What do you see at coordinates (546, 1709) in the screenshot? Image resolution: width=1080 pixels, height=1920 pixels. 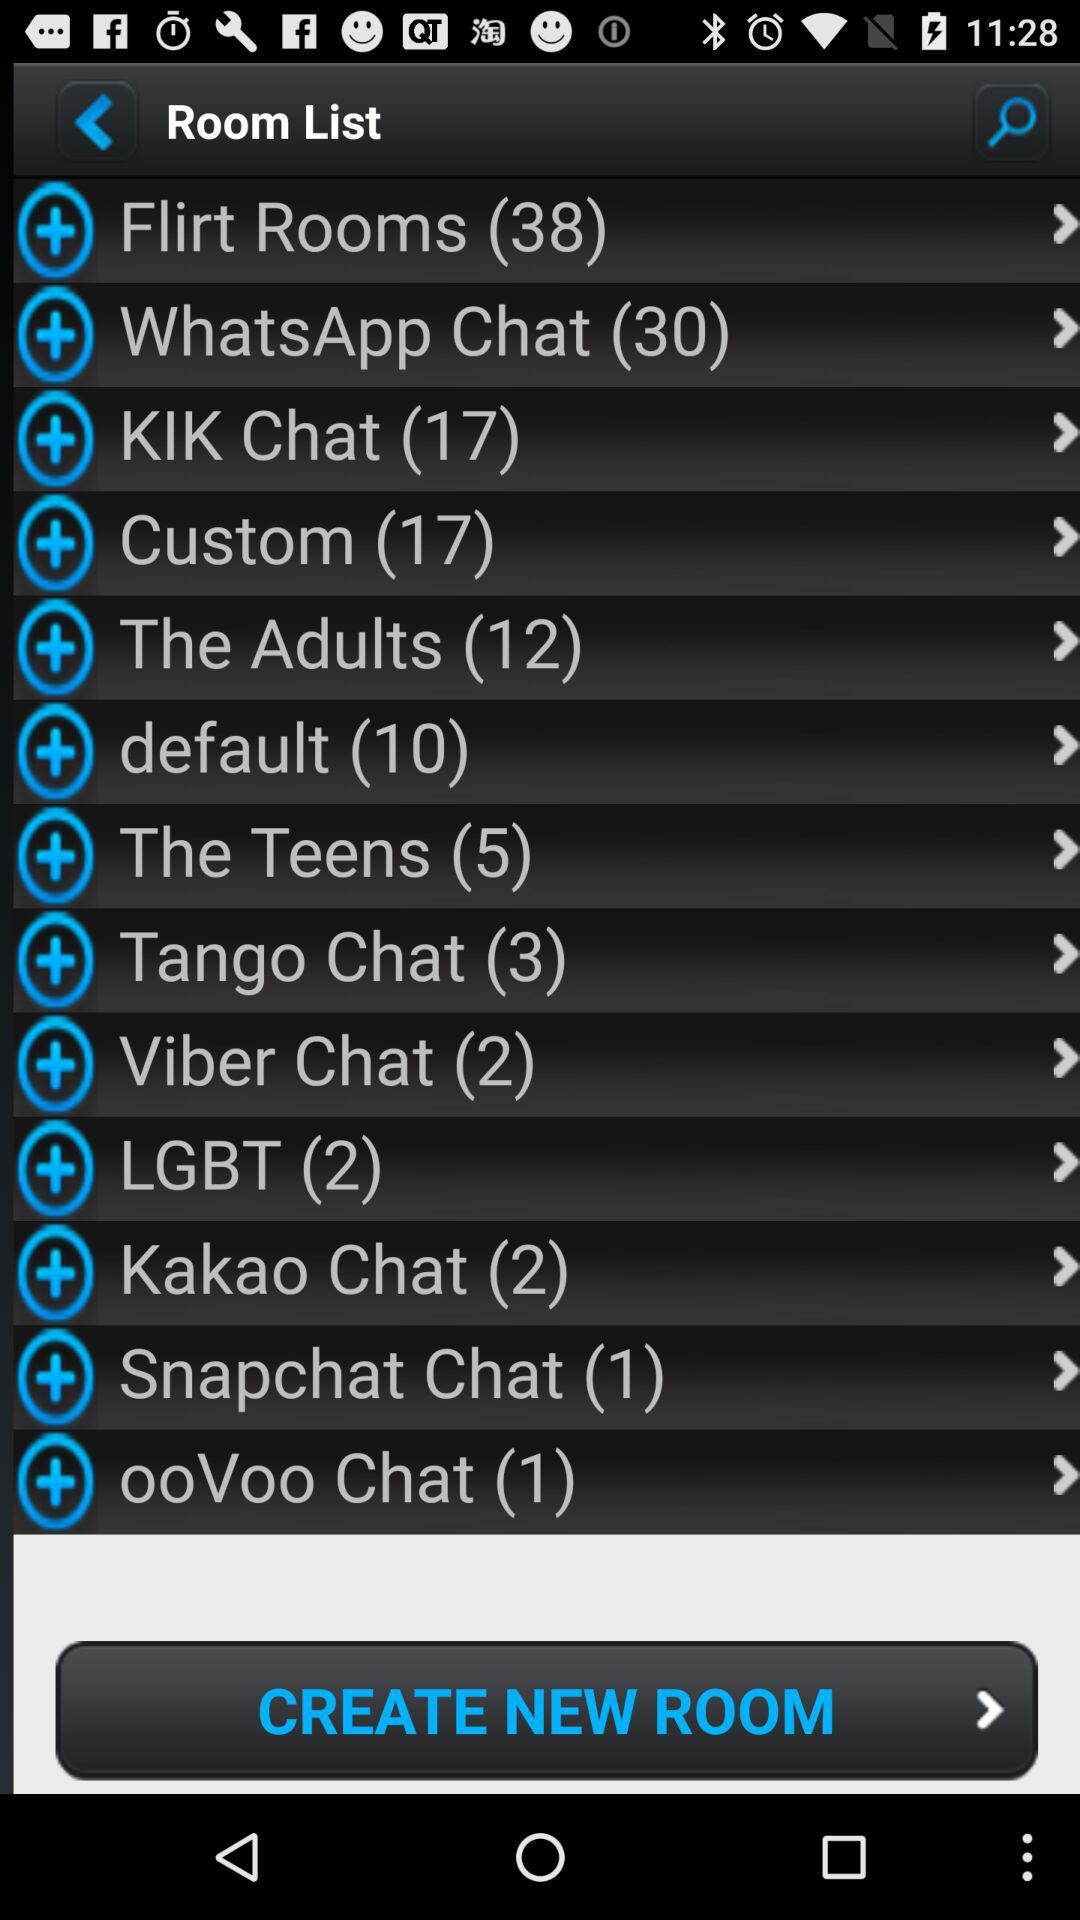 I see `app below oovoo chat (1) item` at bounding box center [546, 1709].